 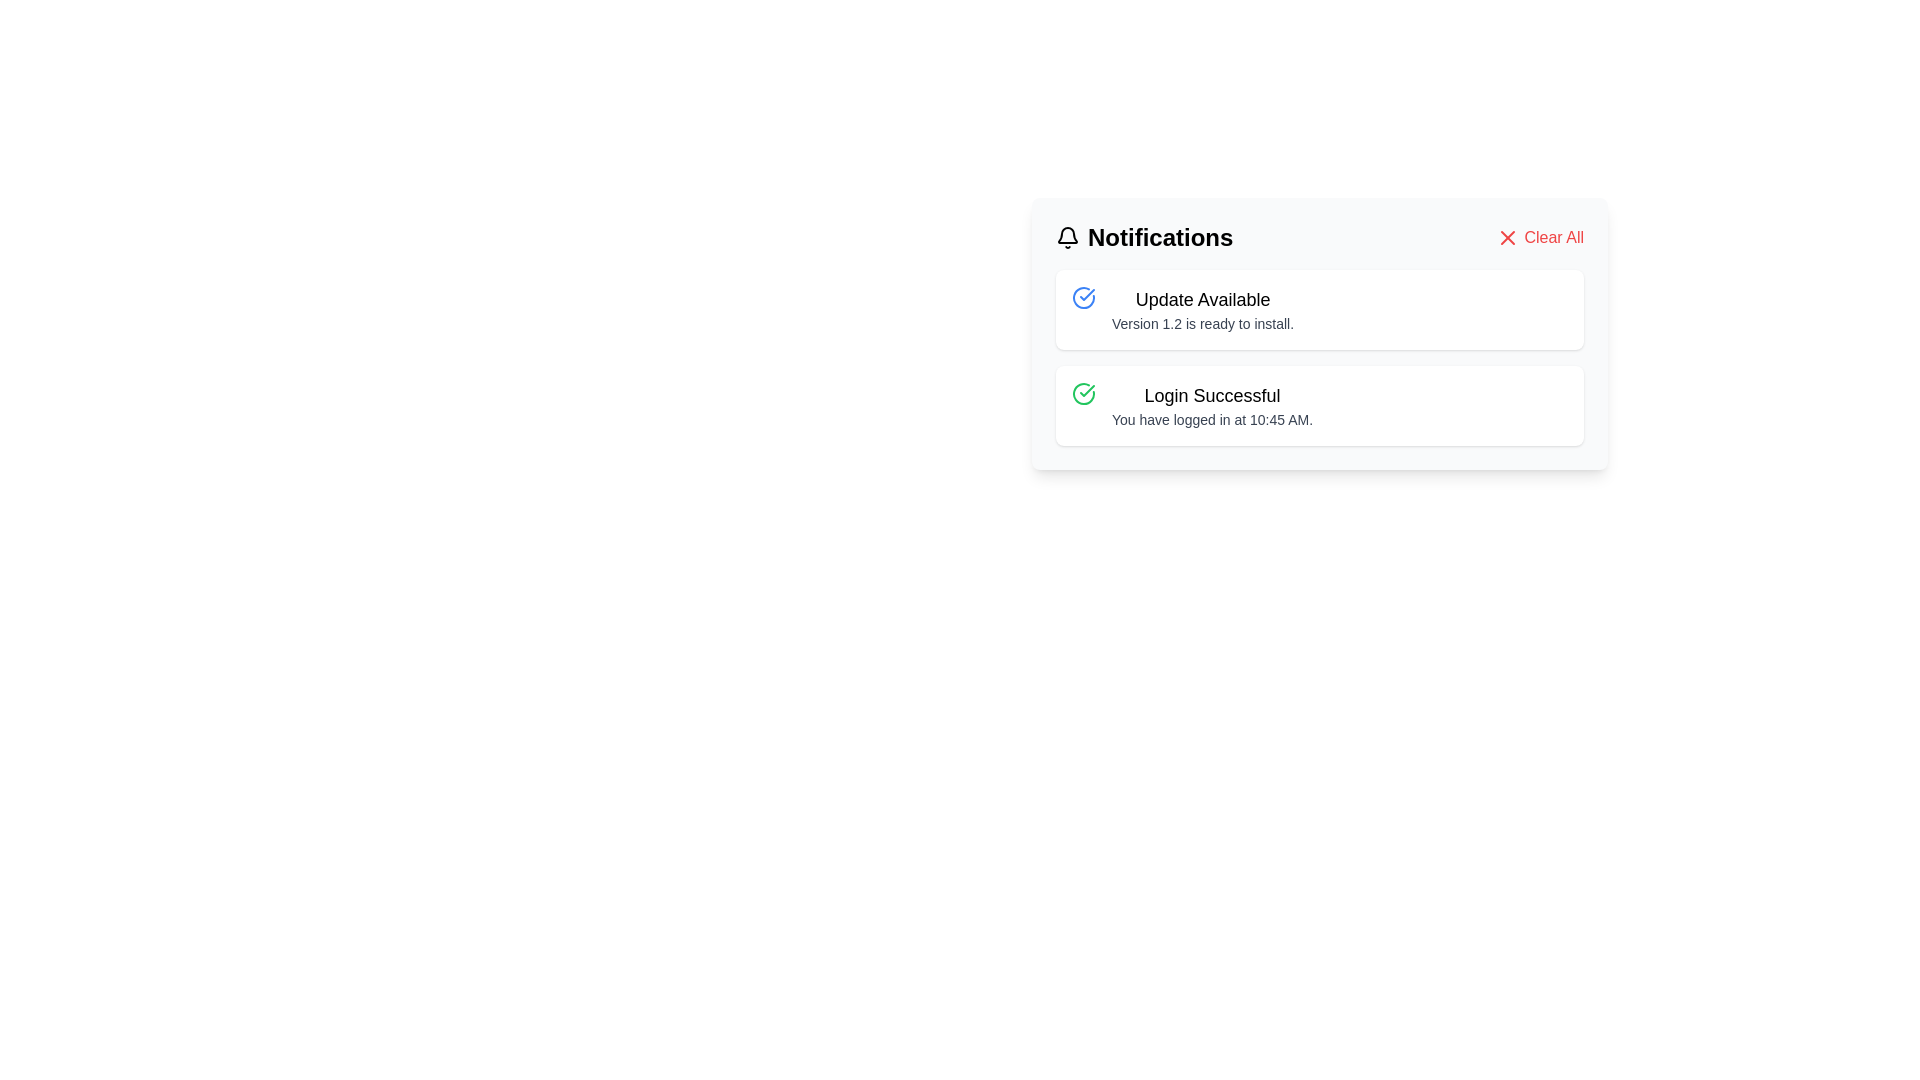 What do you see at coordinates (1539, 237) in the screenshot?
I see `the clear notifications button located on the far-right side of the Notifications section header, adjacent to the 'Notifications' title` at bounding box center [1539, 237].